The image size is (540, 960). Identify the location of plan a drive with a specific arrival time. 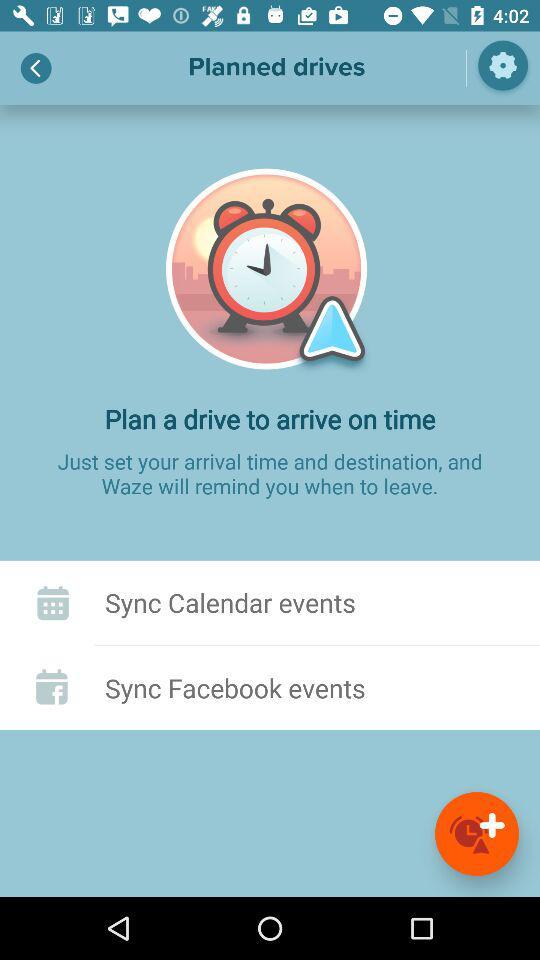
(475, 833).